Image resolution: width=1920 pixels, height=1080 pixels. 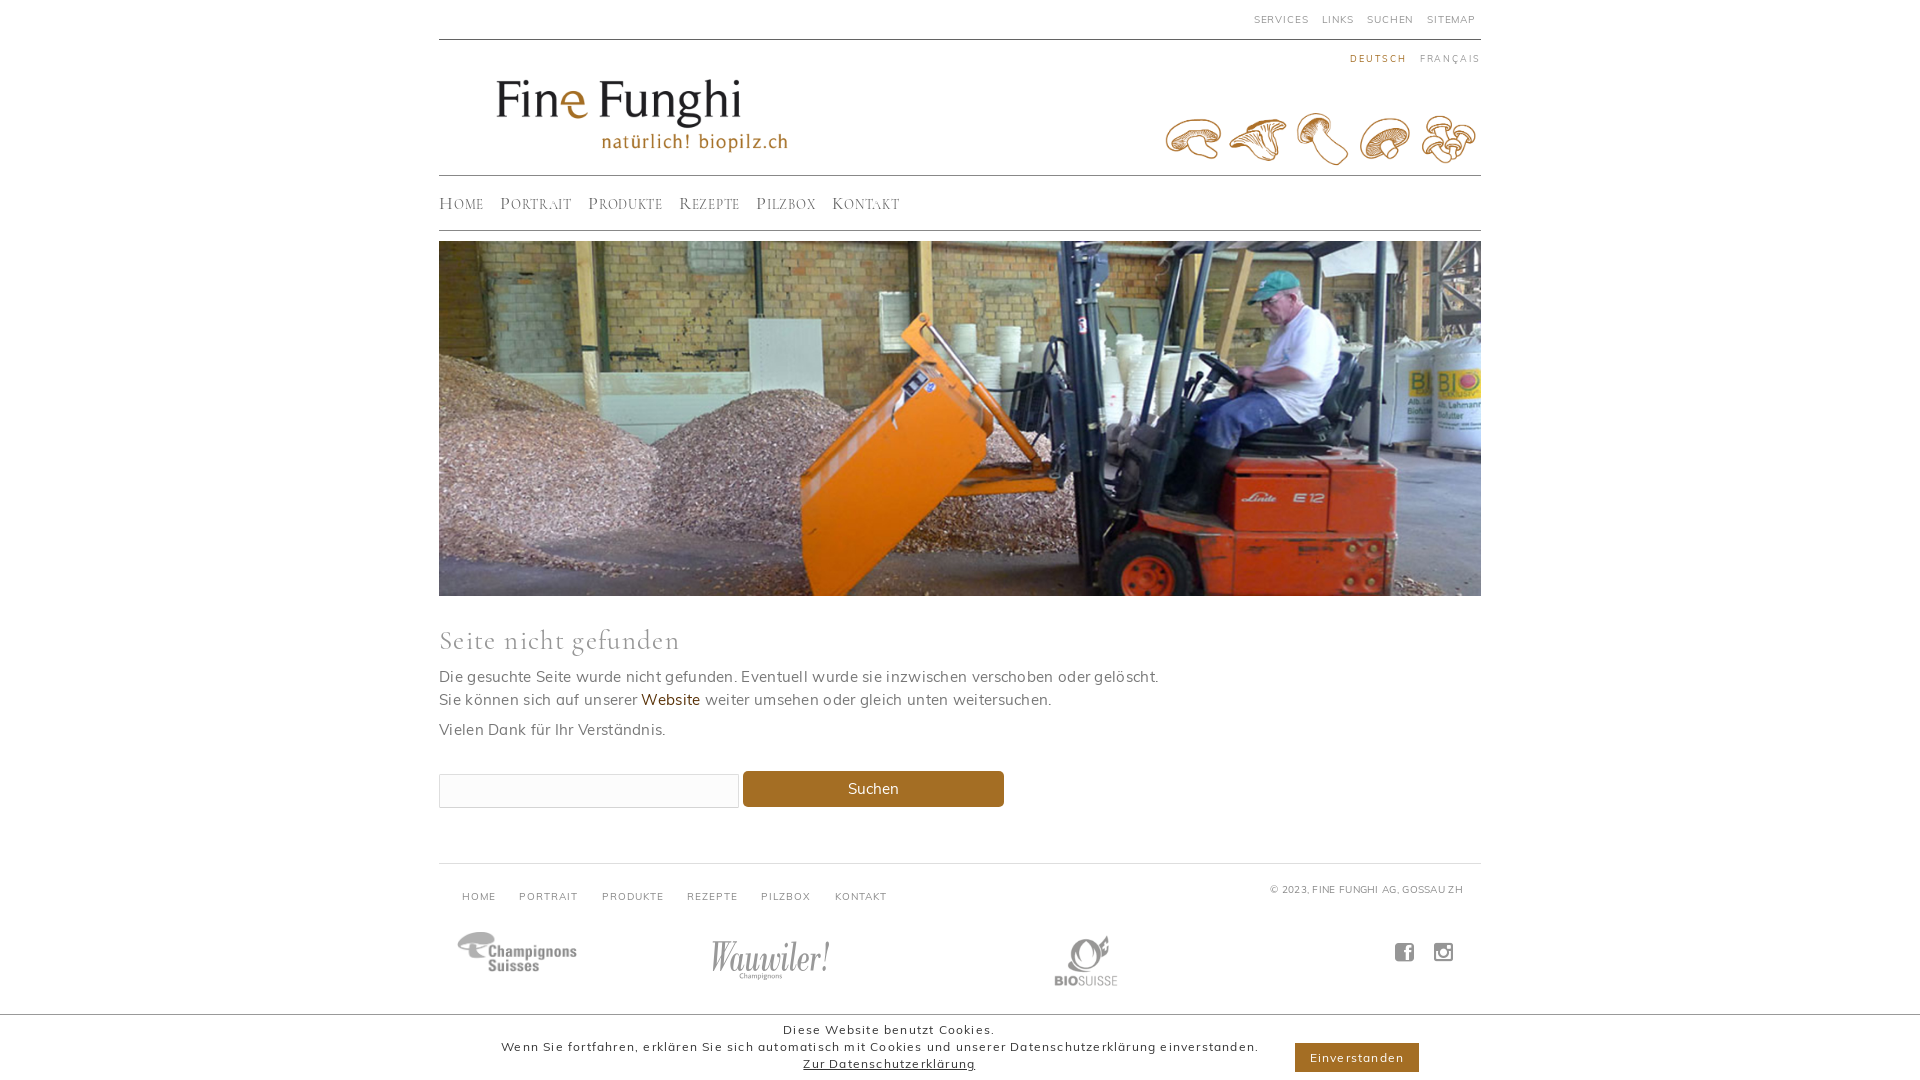 What do you see at coordinates (754, 895) in the screenshot?
I see `'PILZBOX'` at bounding box center [754, 895].